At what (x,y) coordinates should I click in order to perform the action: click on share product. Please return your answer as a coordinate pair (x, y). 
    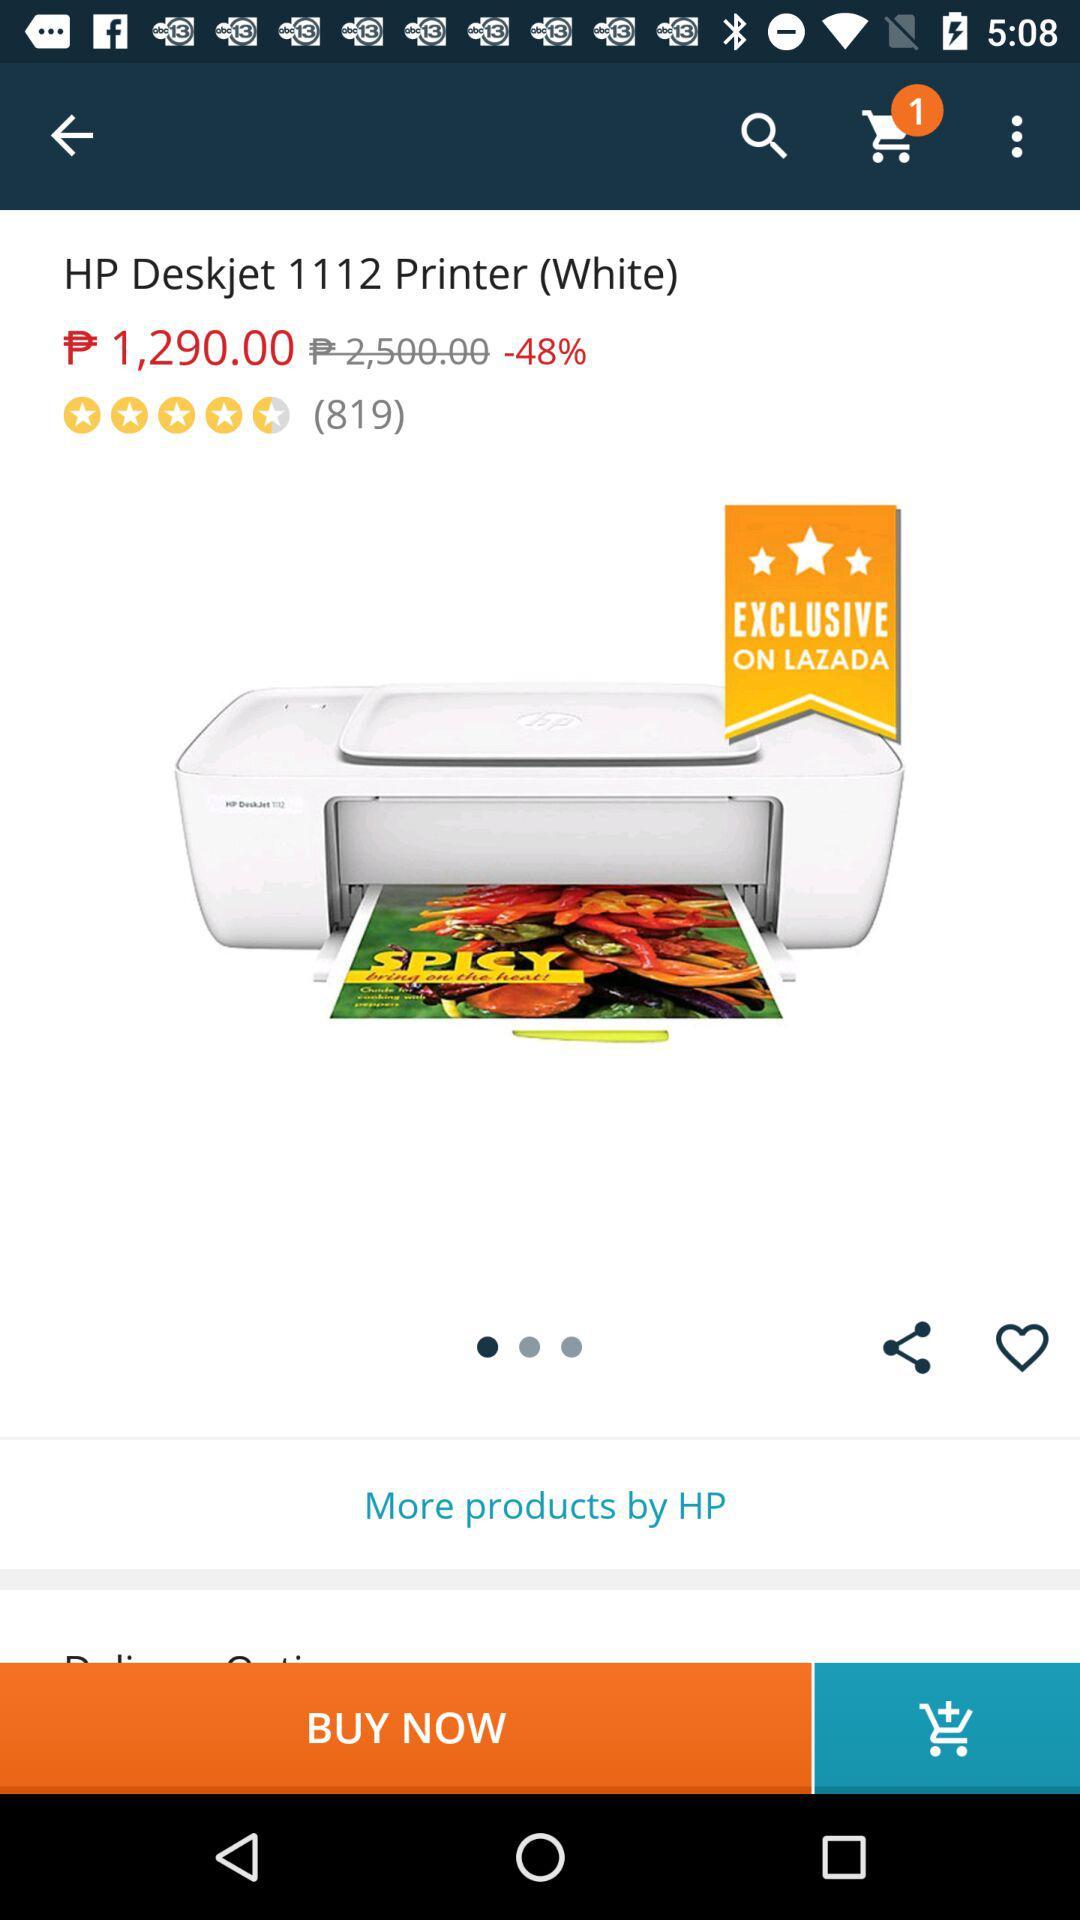
    Looking at the image, I should click on (906, 1347).